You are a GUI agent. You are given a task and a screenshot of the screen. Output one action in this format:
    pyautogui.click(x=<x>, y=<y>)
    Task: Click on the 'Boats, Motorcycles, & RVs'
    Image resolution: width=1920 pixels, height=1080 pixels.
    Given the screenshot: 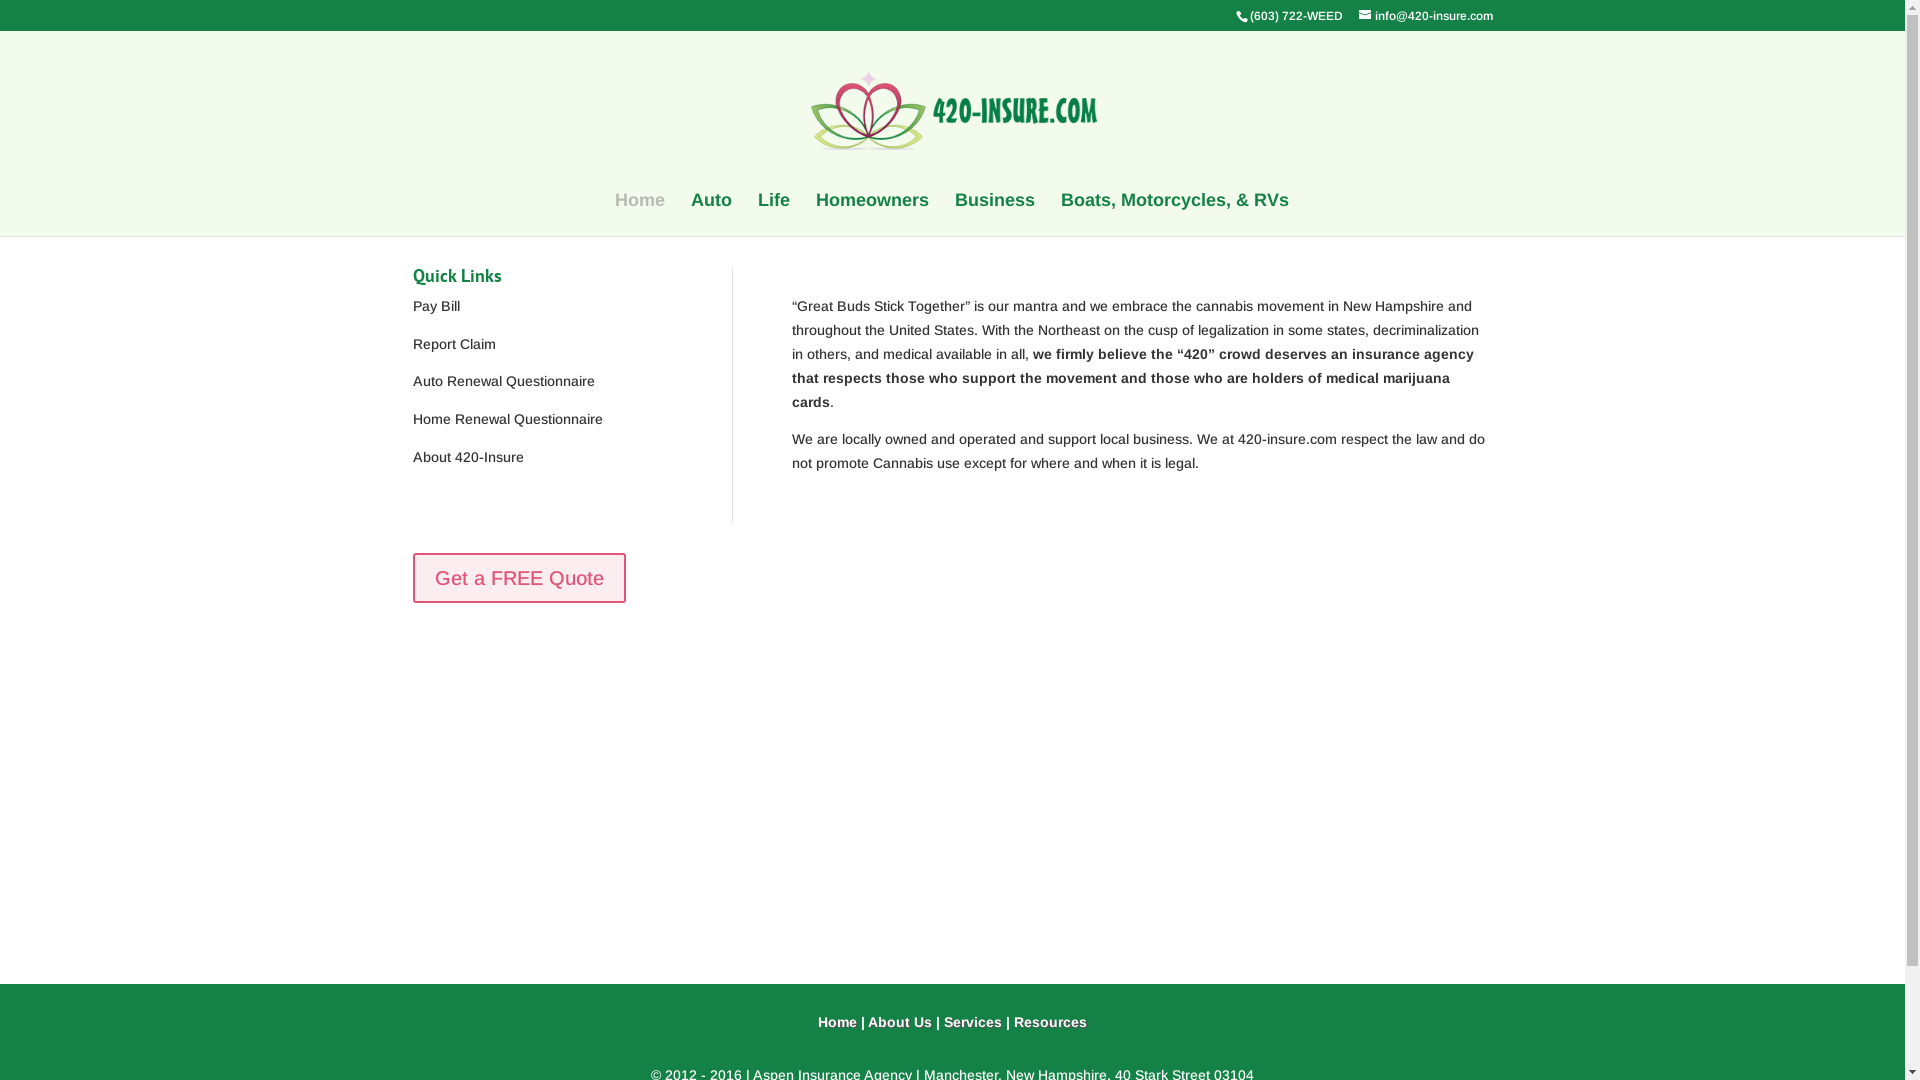 What is the action you would take?
    pyautogui.click(x=1059, y=214)
    